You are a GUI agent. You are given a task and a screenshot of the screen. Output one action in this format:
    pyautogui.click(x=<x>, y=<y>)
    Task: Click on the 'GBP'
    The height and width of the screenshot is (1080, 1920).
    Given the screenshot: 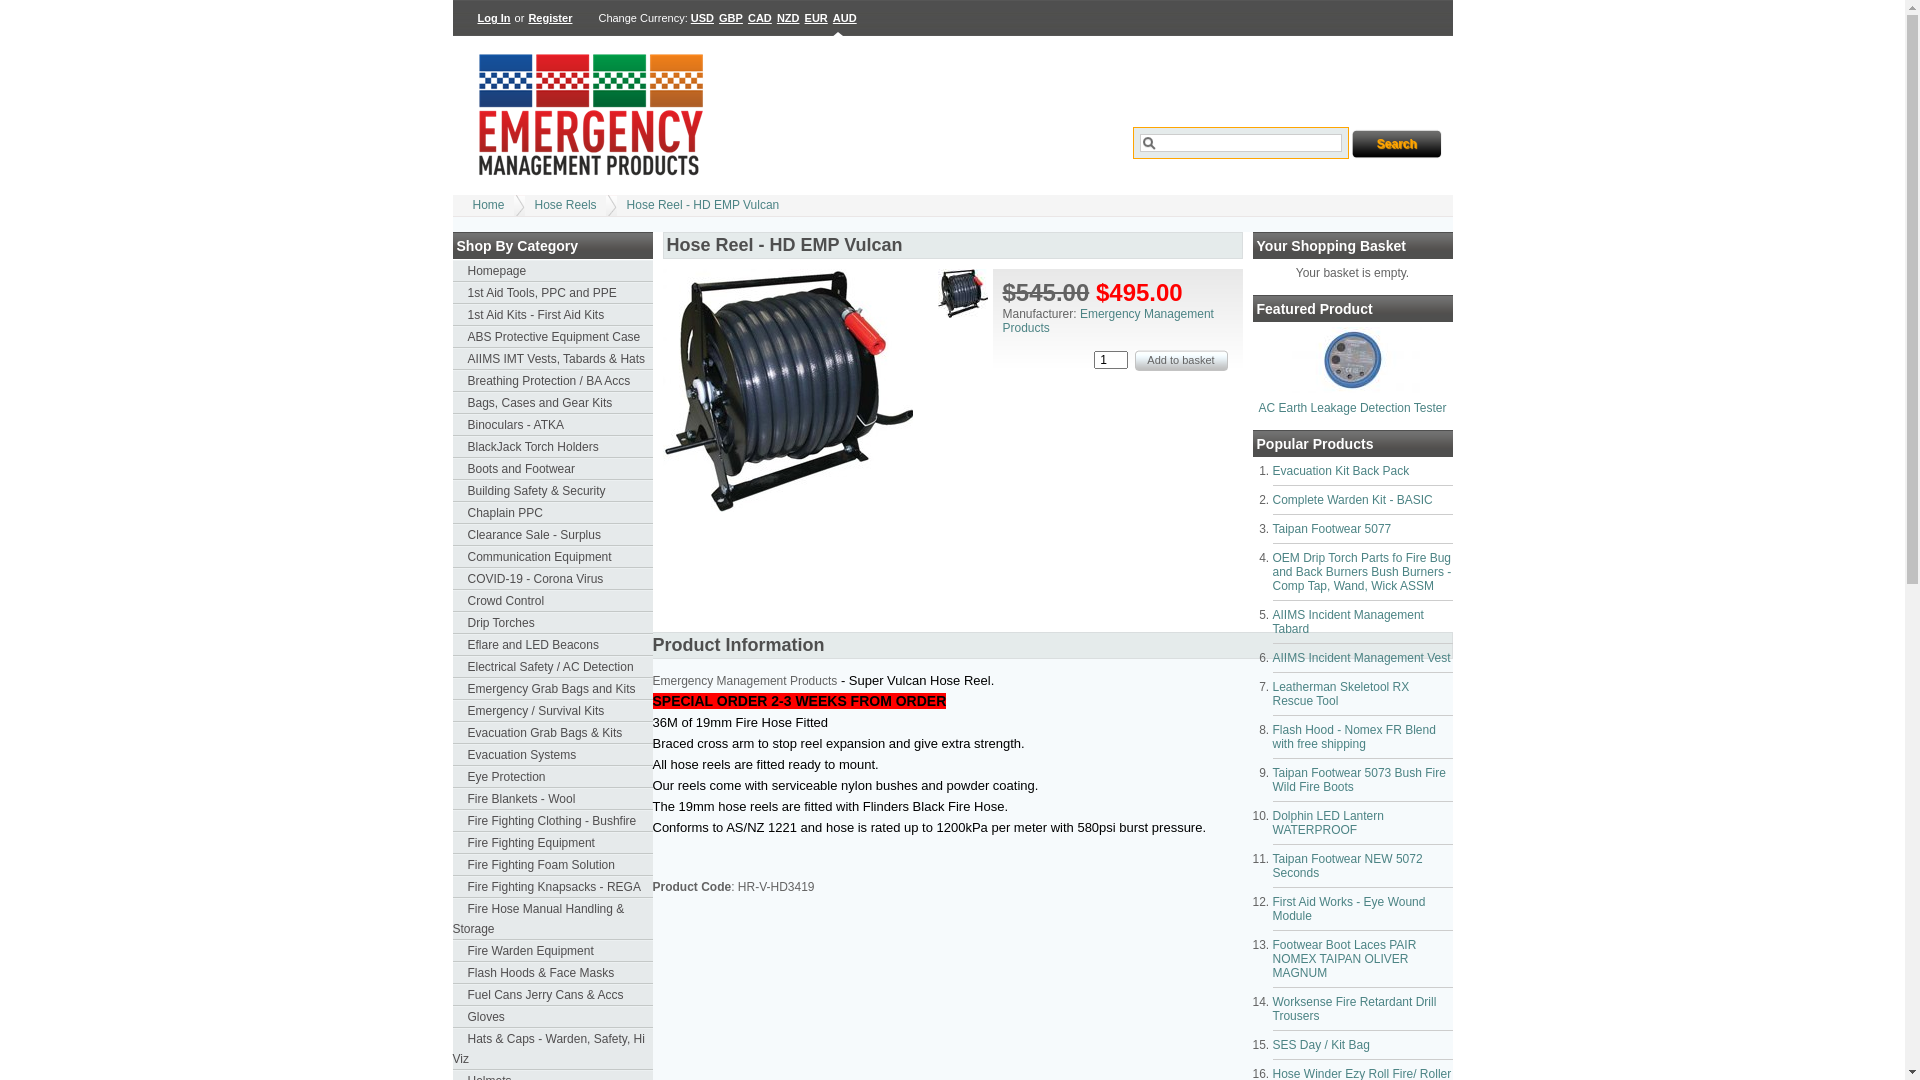 What is the action you would take?
    pyautogui.click(x=729, y=18)
    